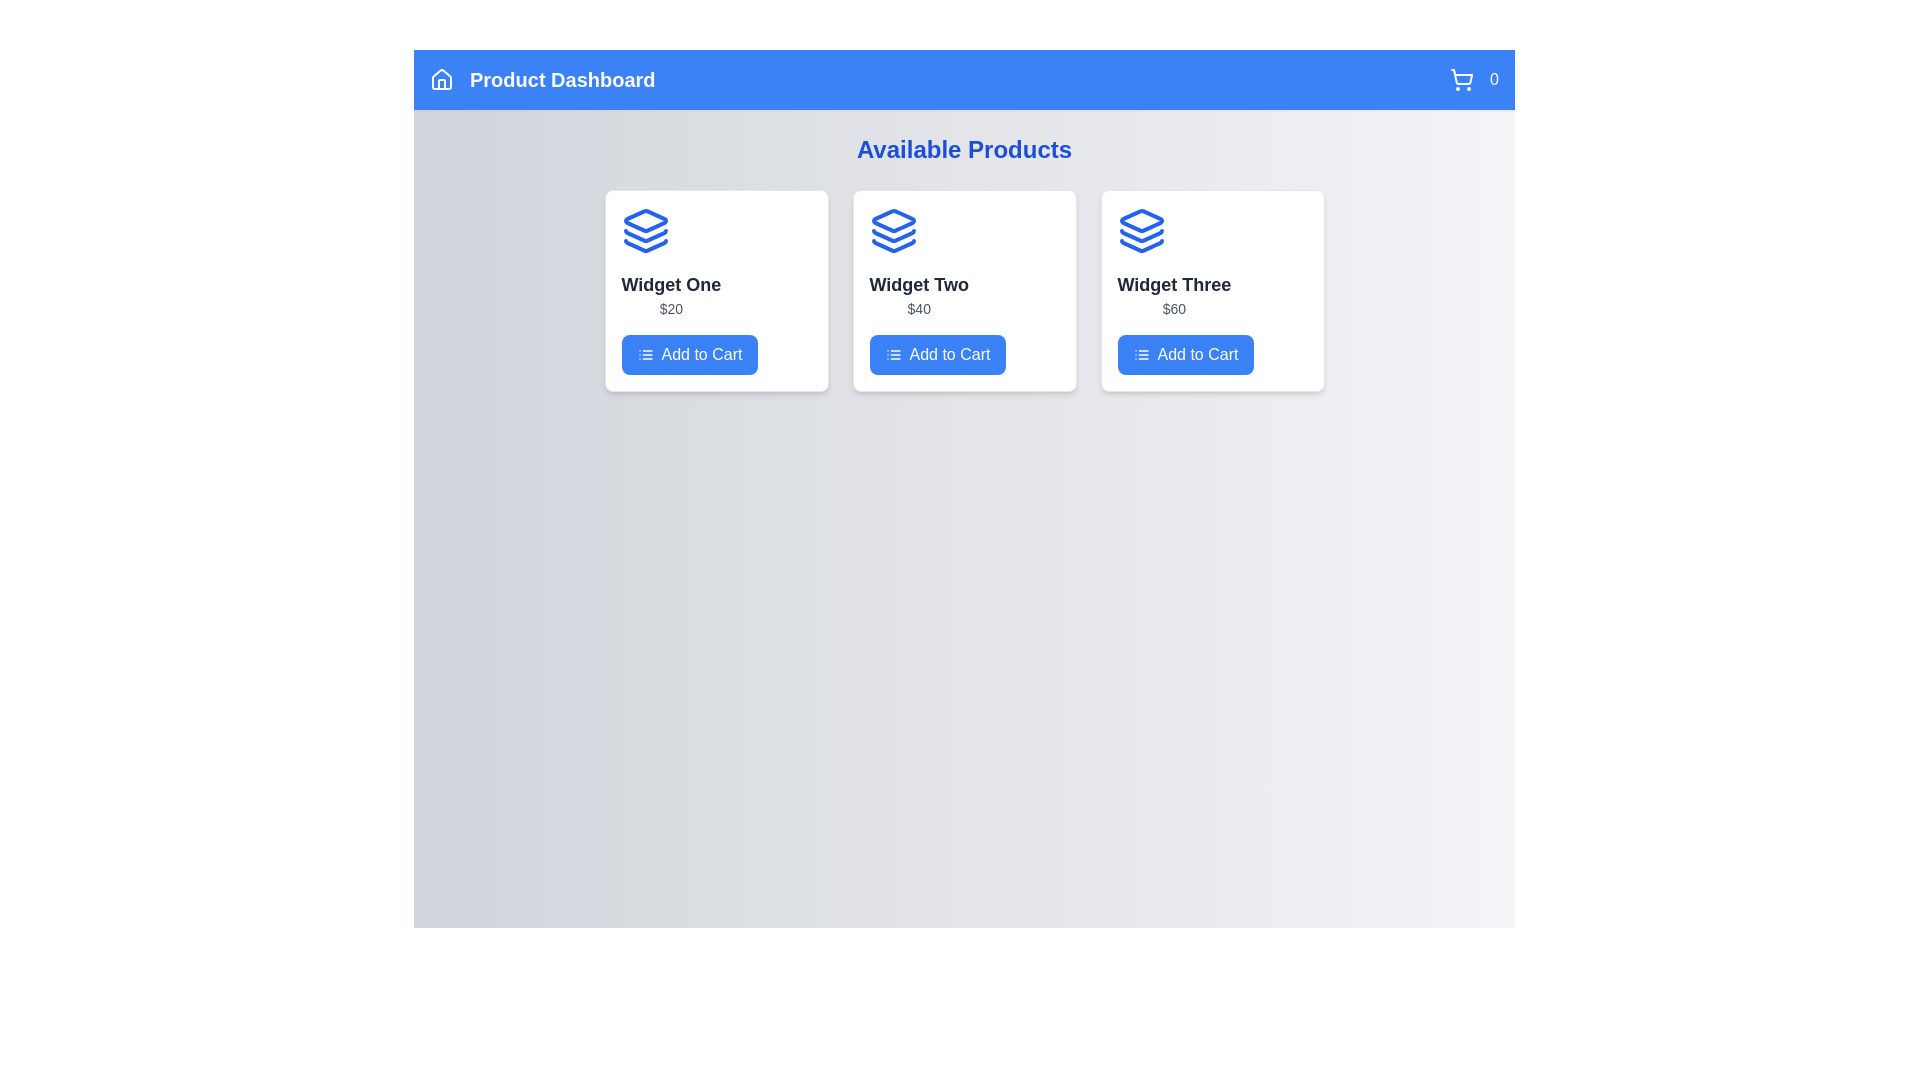  Describe the element at coordinates (892, 230) in the screenshot. I see `the icon representing 'Widget Two' located at the top of the second card under 'Available Products'` at that location.